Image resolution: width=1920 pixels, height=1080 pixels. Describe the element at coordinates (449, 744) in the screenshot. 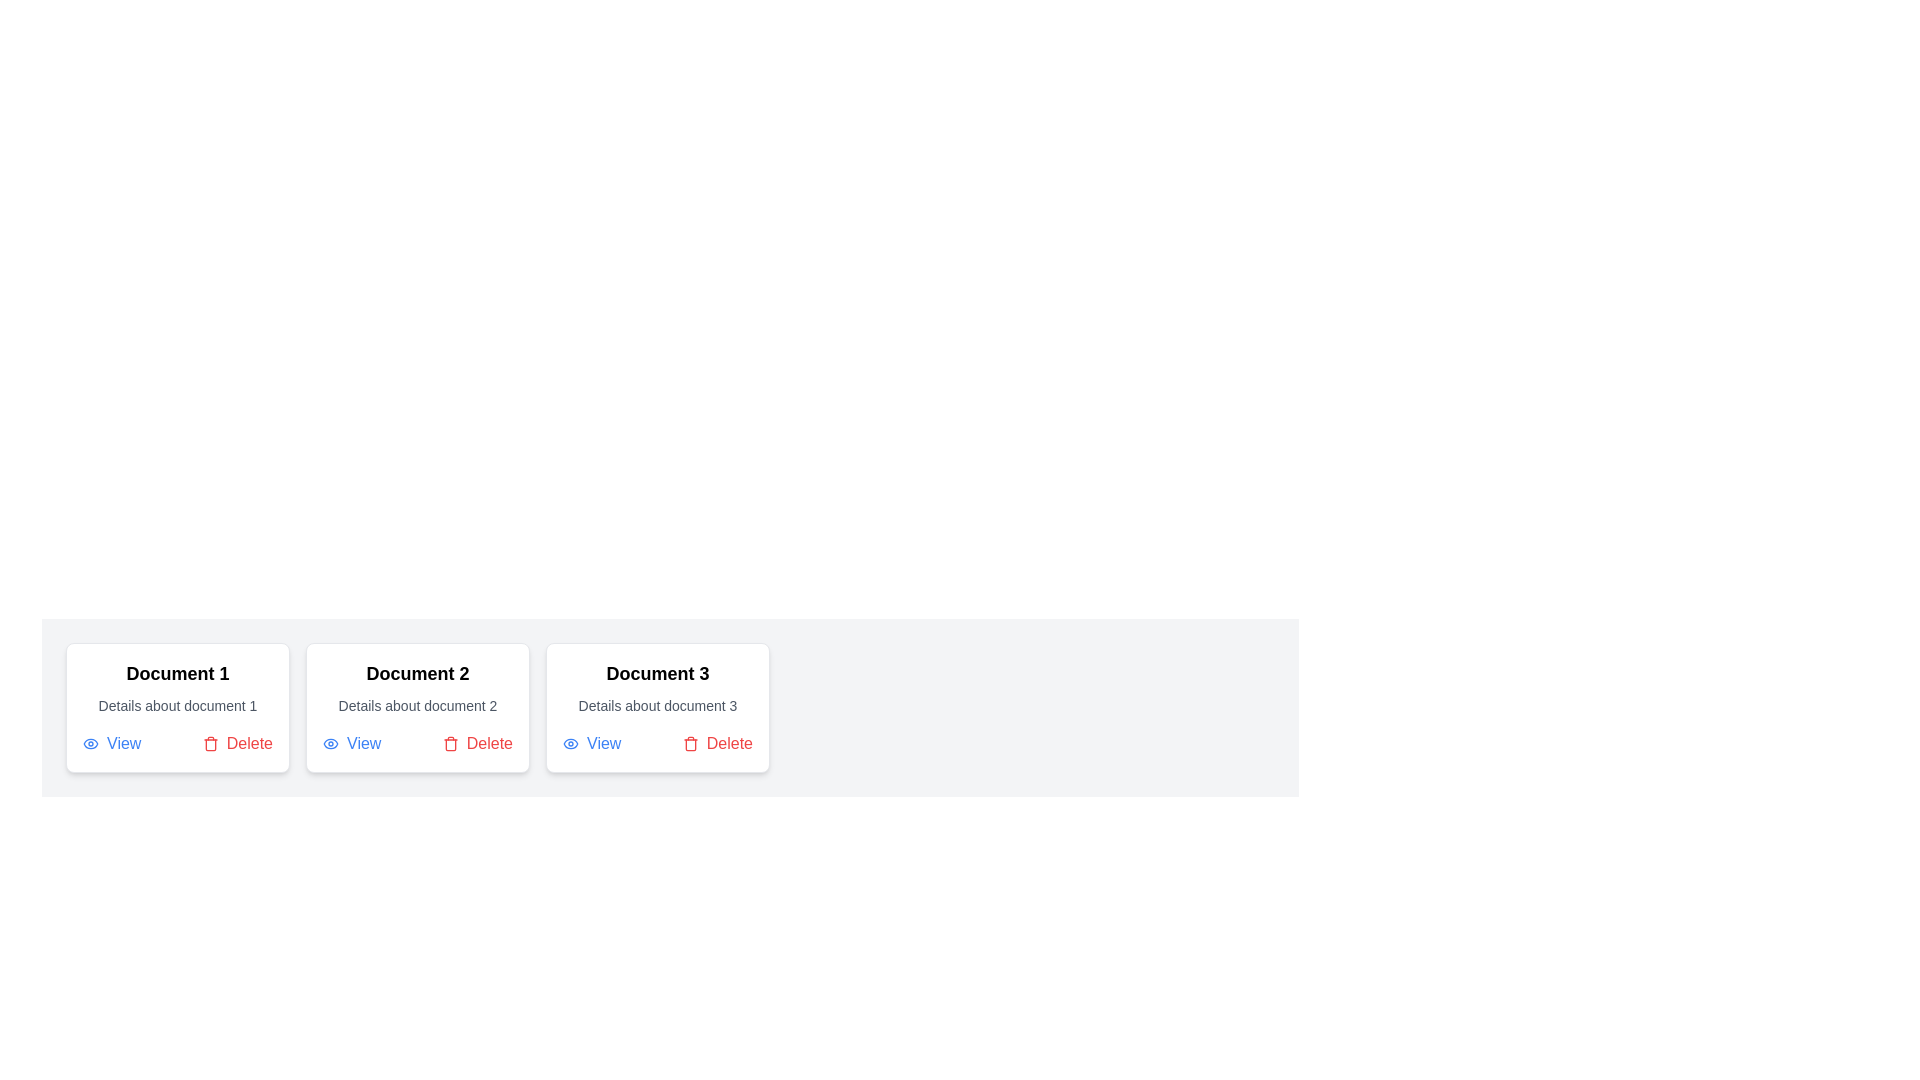

I see `the small red trash can icon, which is located in the second column of a three-column layout, next to the 'Delete' label and associated with the 'Document 2' card` at that location.